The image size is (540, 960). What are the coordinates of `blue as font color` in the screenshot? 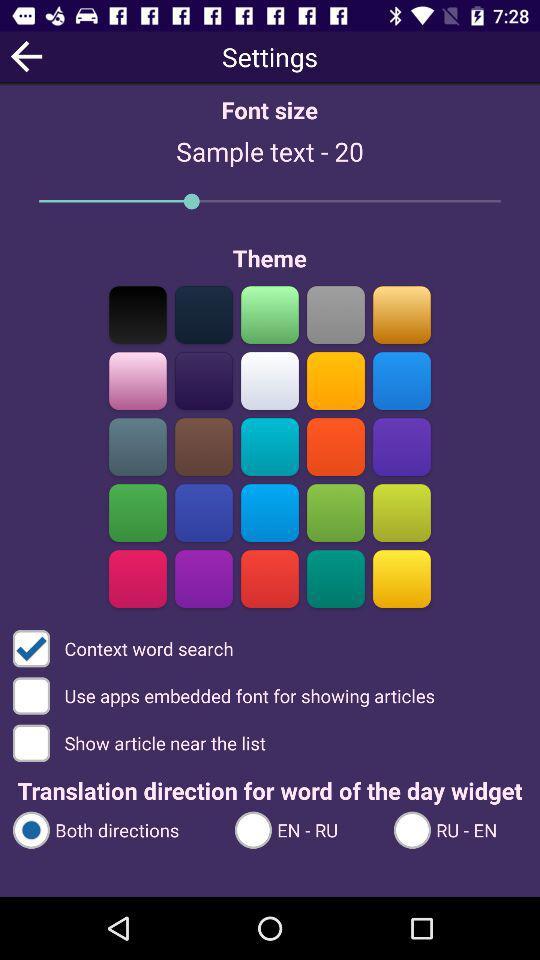 It's located at (270, 512).